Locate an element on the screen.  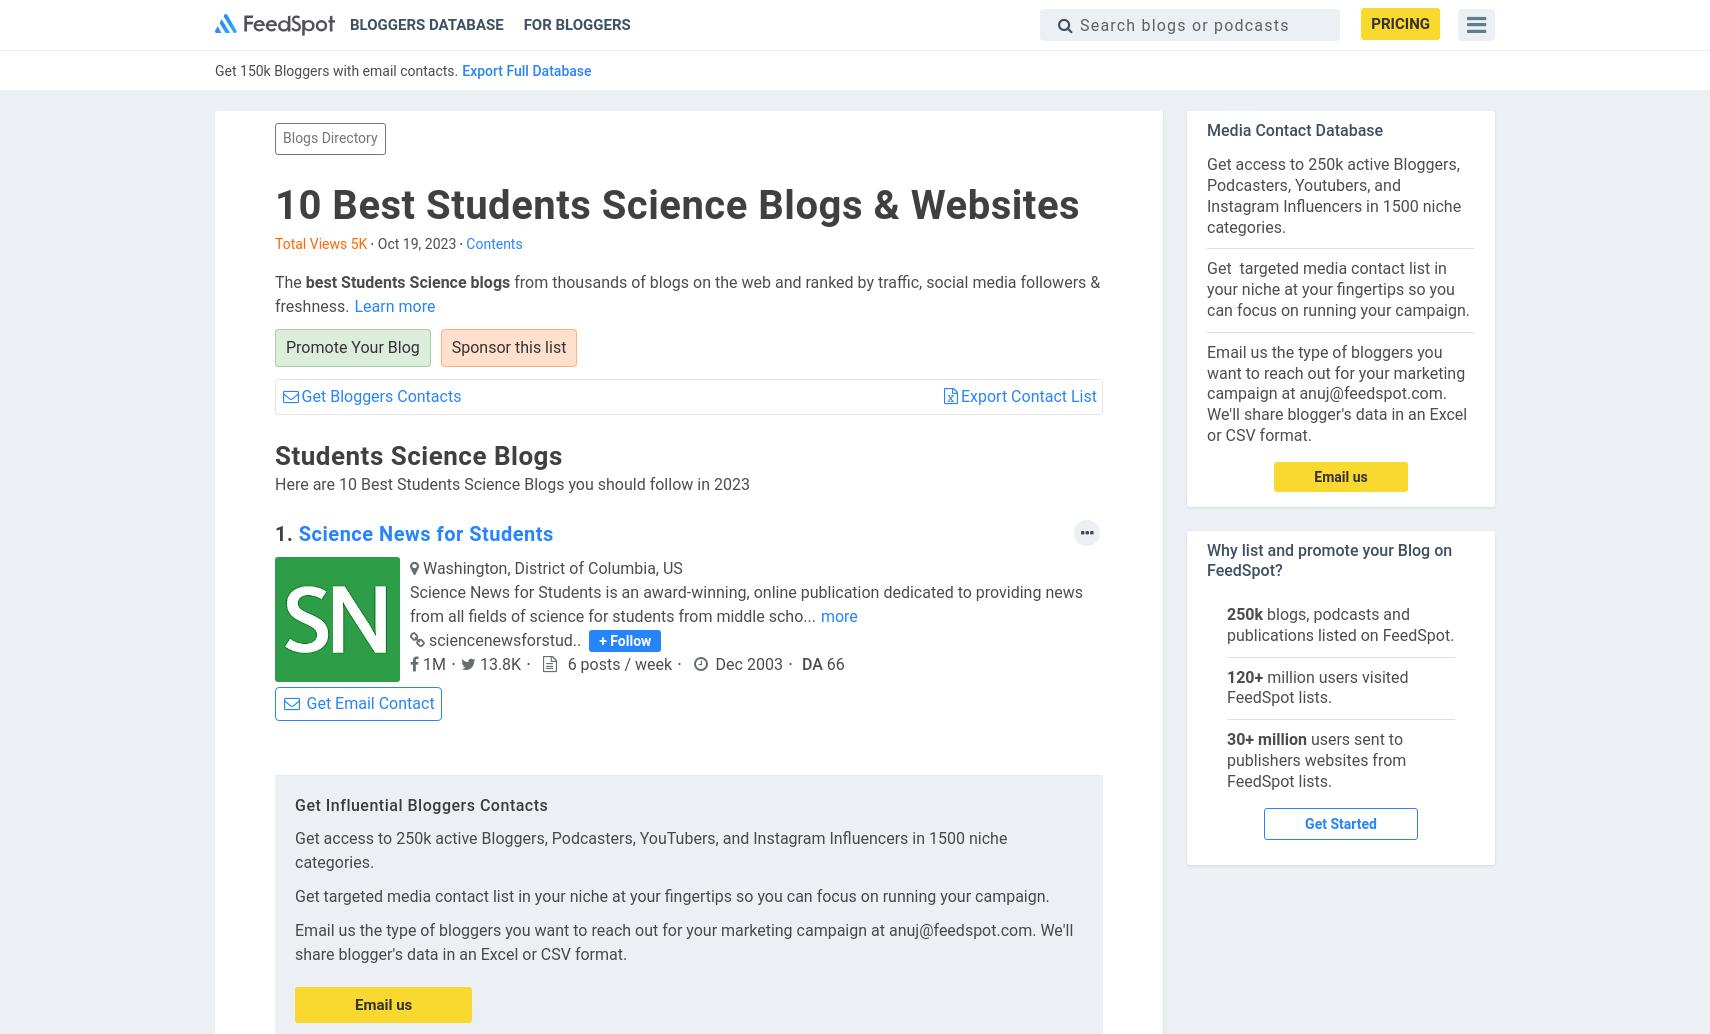
'more' is located at coordinates (838, 616).